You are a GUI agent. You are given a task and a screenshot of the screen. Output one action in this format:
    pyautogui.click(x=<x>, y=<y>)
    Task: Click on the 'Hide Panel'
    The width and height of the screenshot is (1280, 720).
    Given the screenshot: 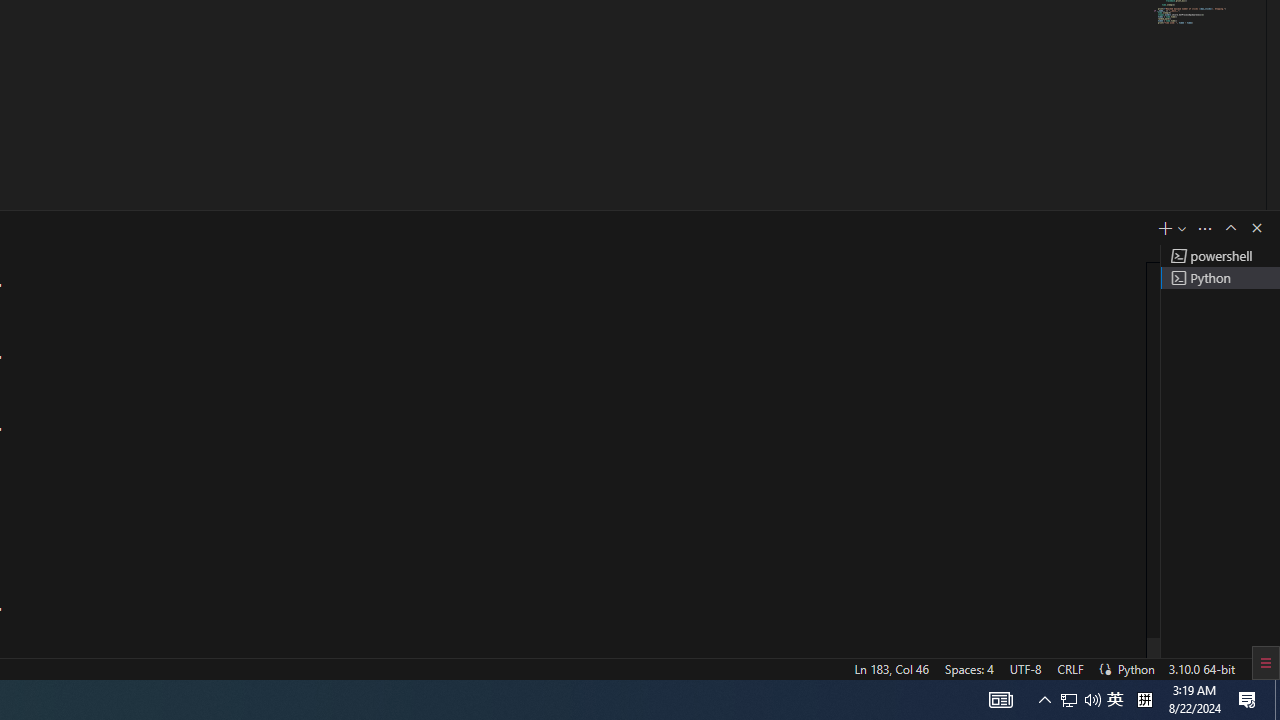 What is the action you would take?
    pyautogui.click(x=1255, y=226)
    